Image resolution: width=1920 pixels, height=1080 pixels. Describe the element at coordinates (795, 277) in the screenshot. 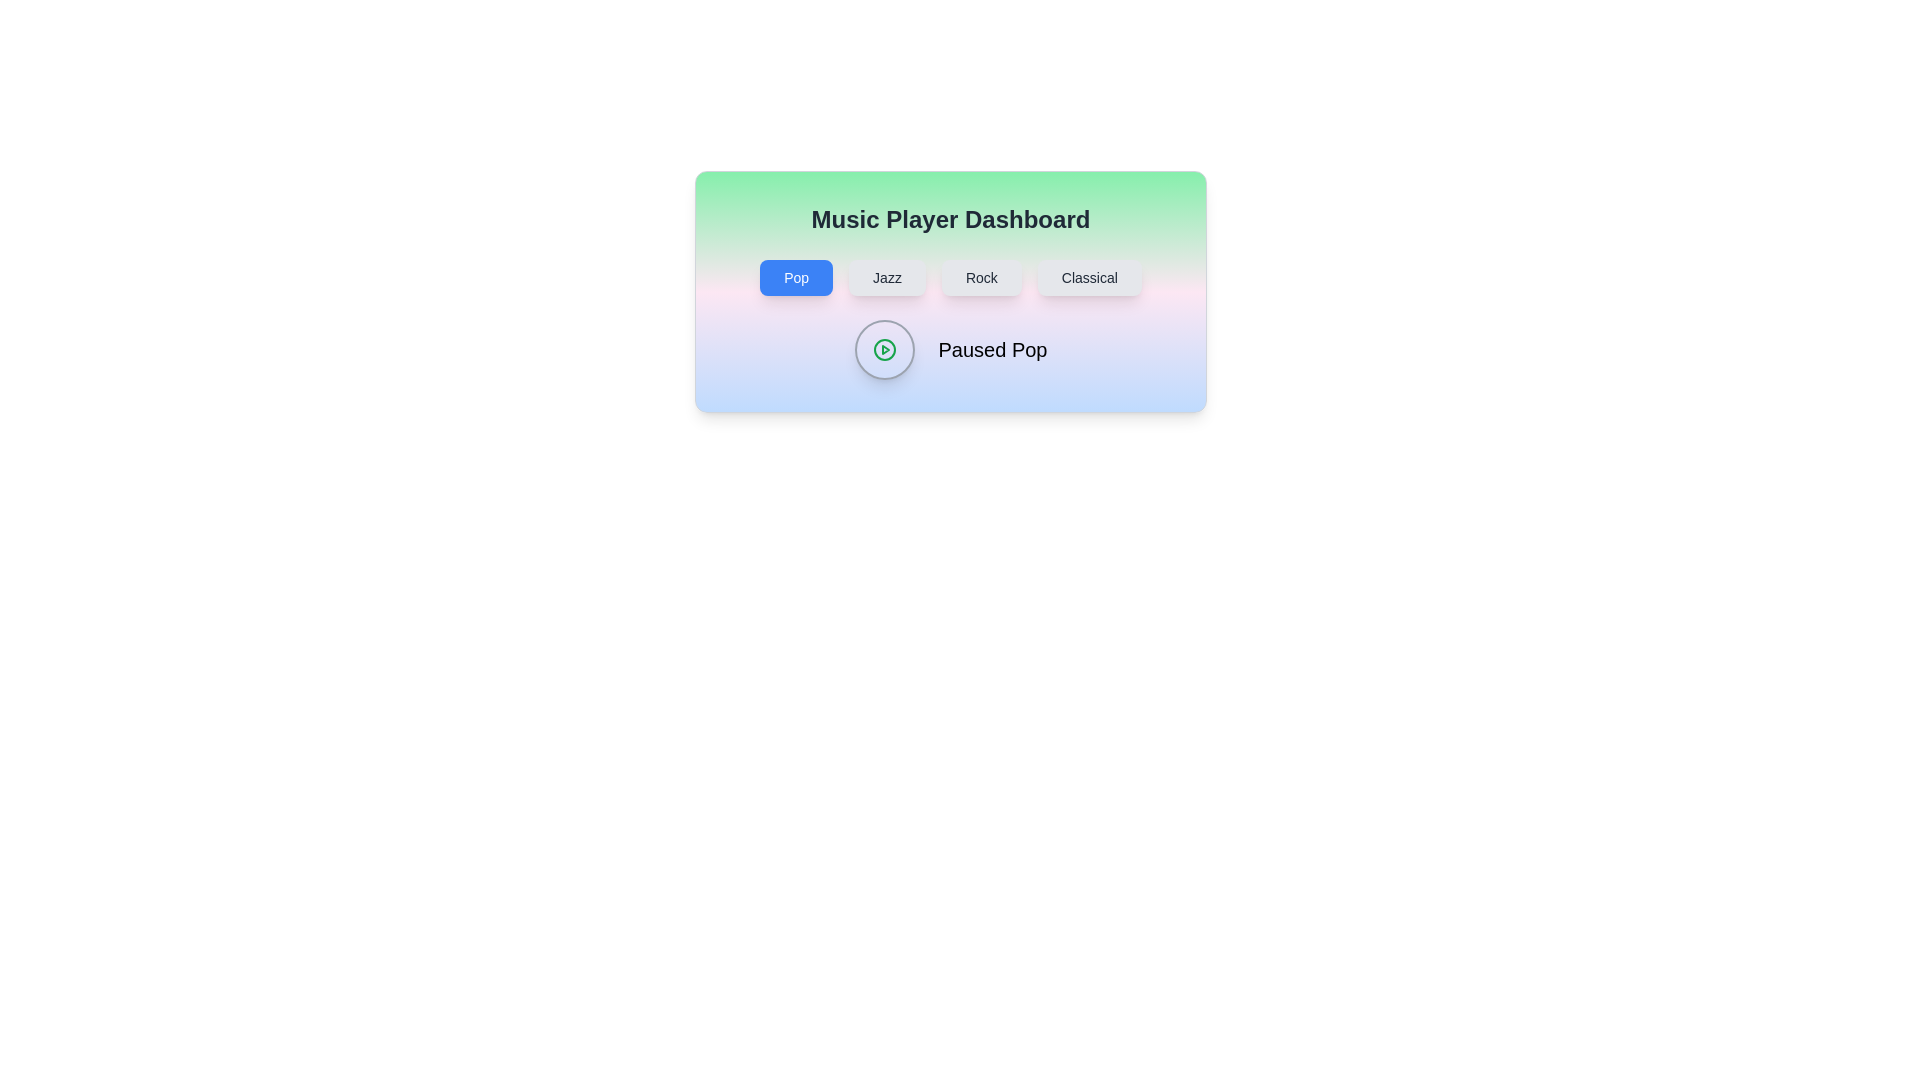

I see `the button corresponding to the genre Pop to select it` at that location.